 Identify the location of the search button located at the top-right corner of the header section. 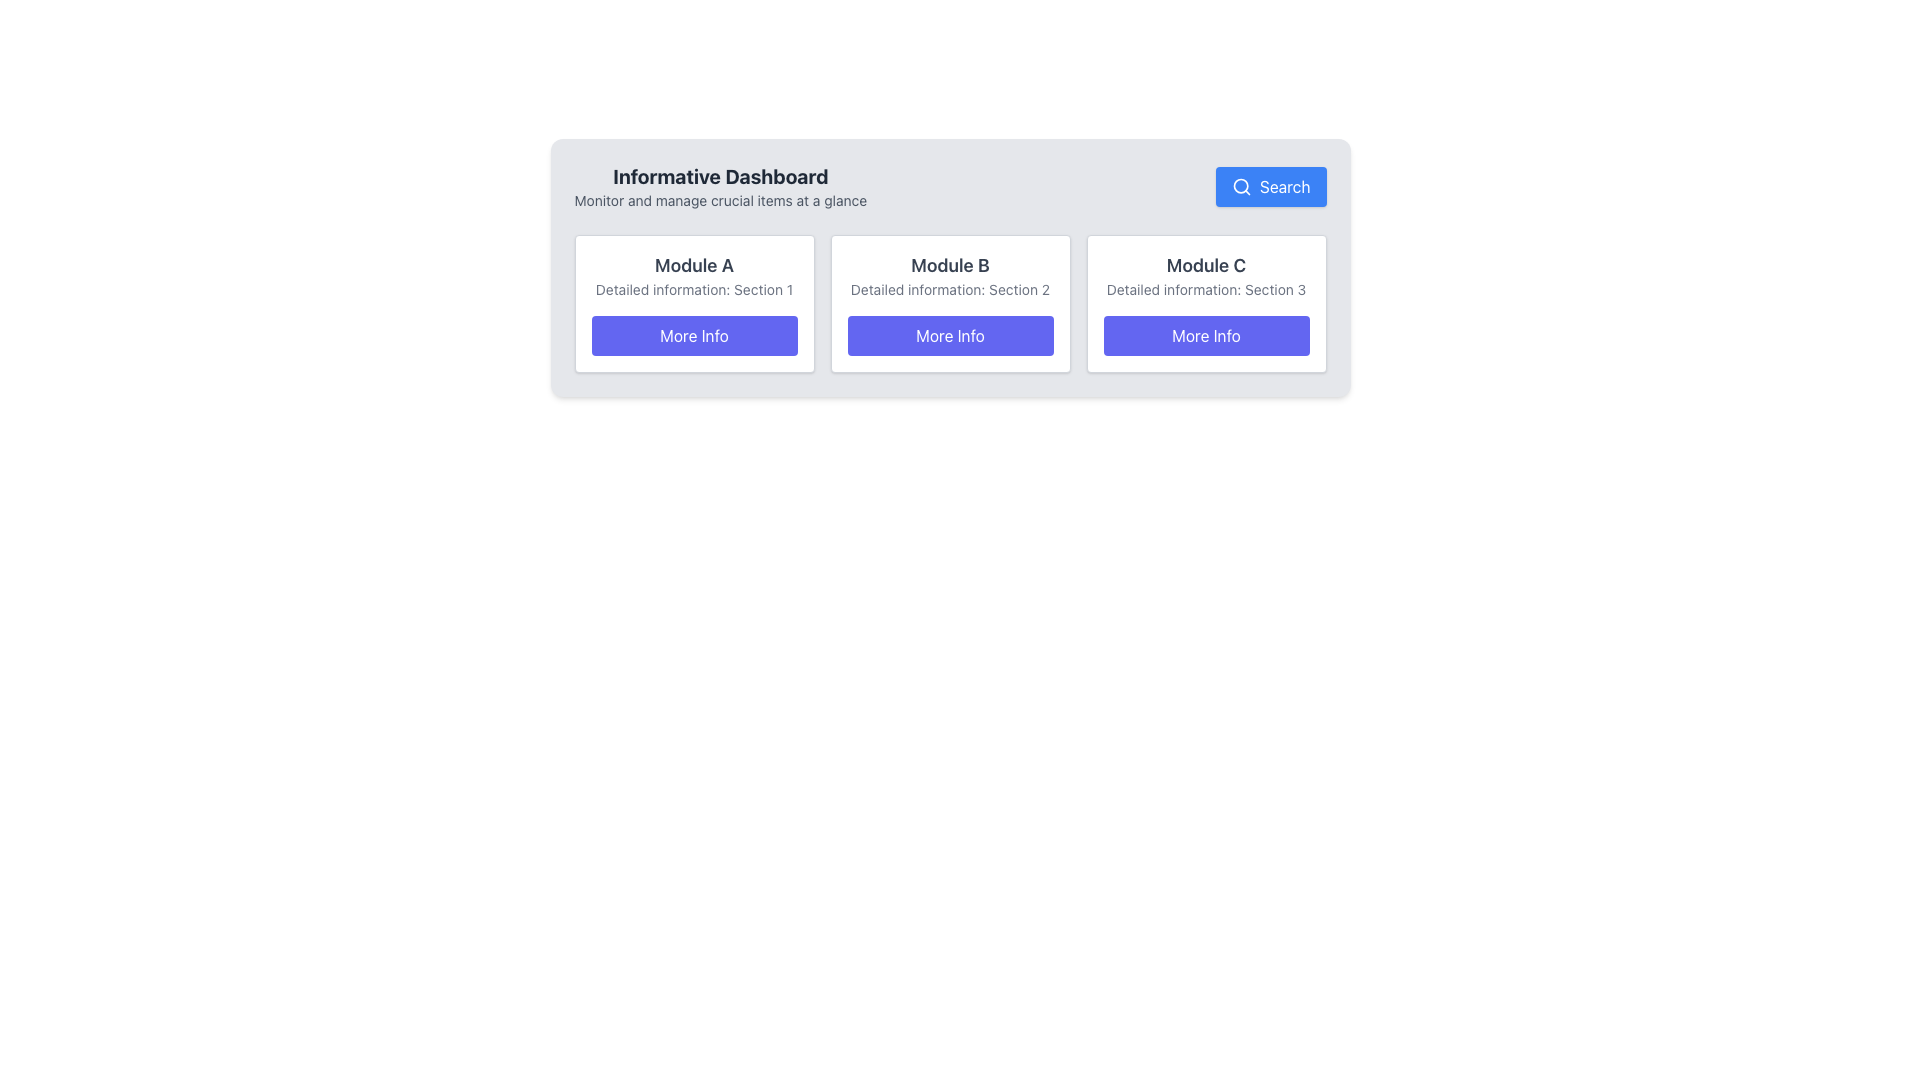
(1270, 186).